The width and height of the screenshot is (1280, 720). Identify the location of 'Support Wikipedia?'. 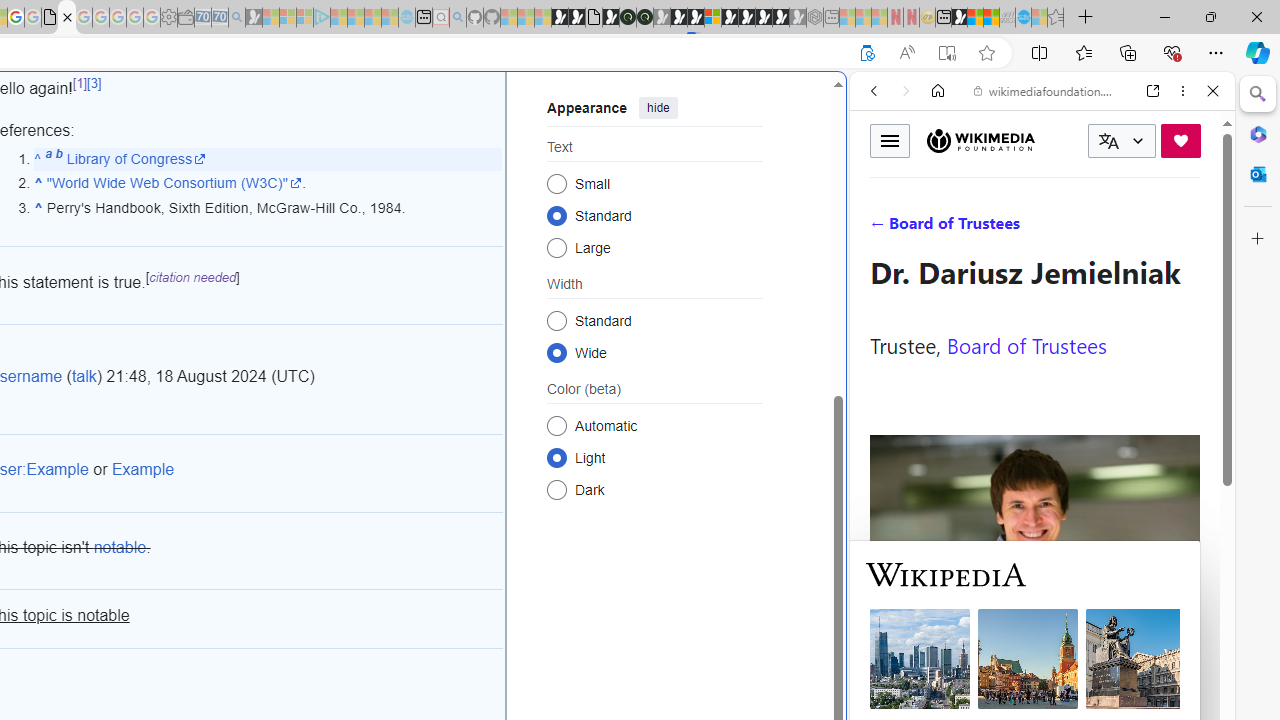
(867, 52).